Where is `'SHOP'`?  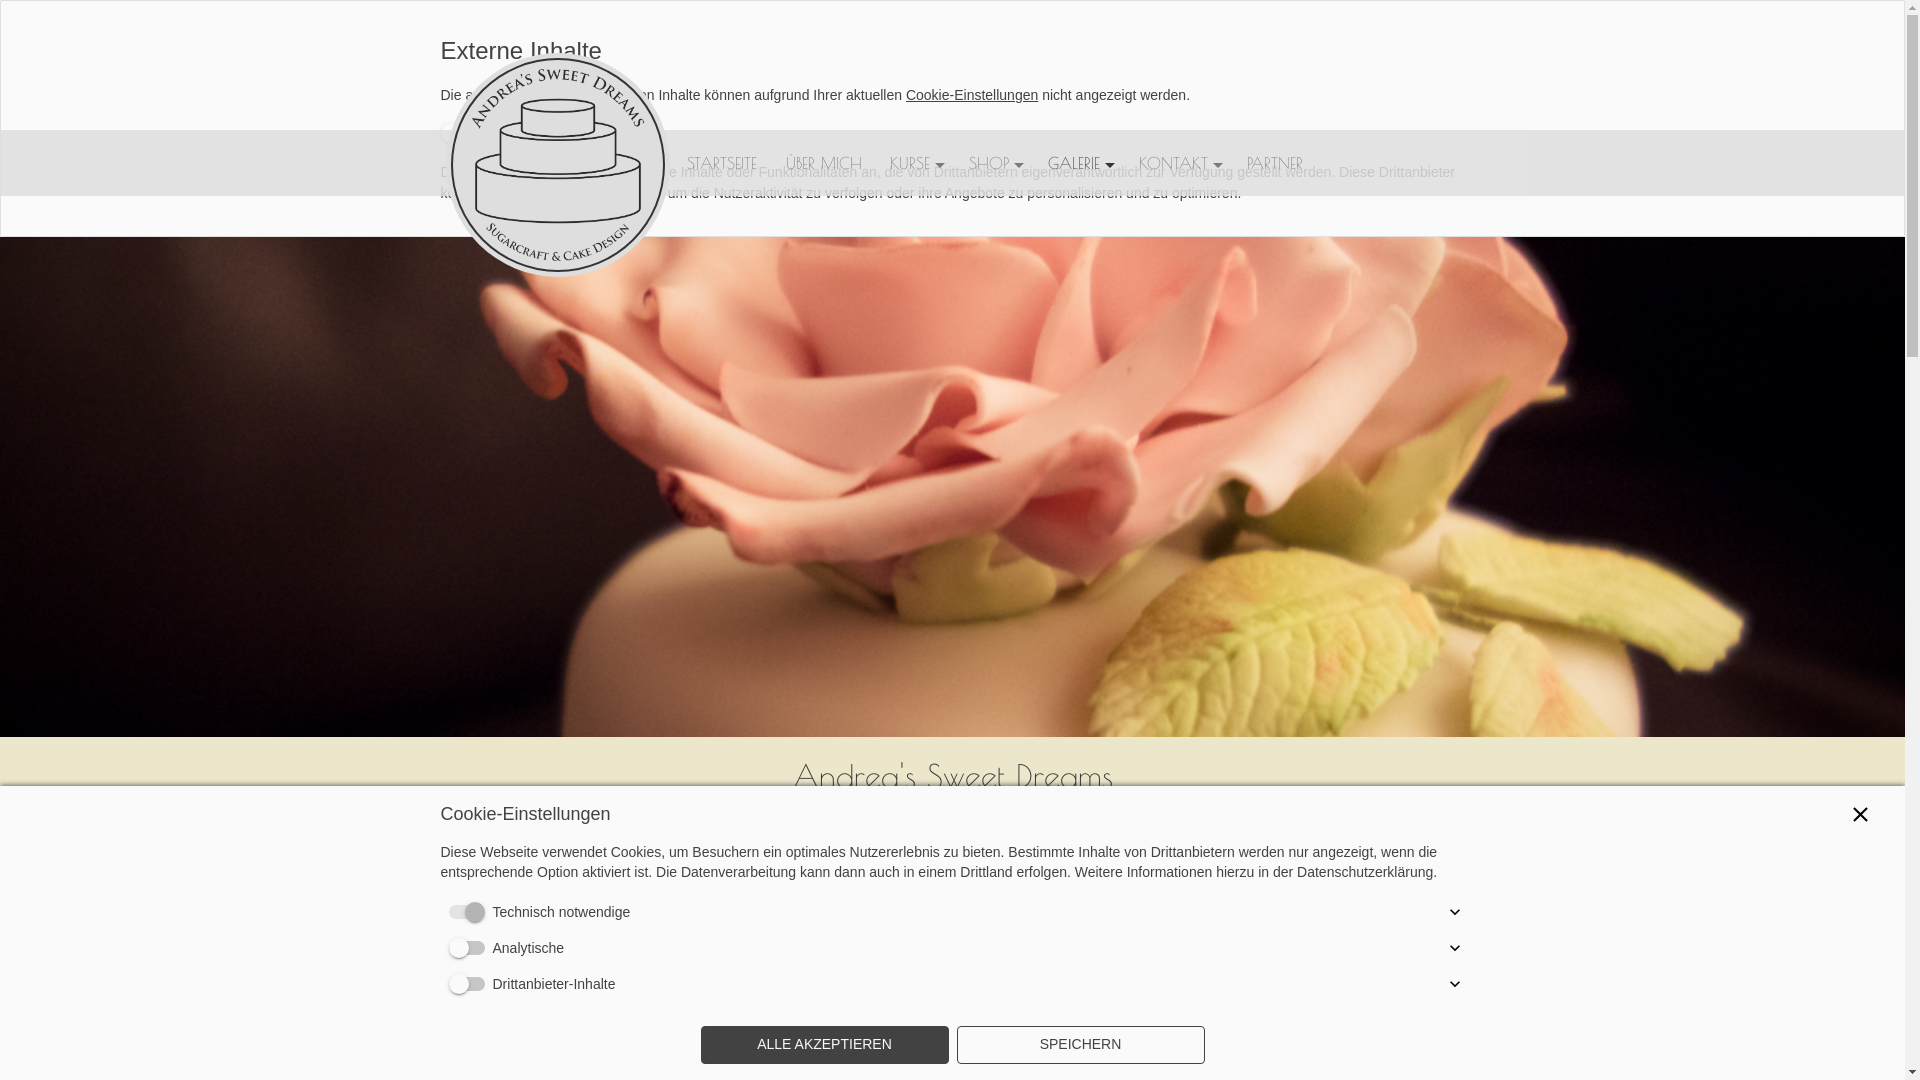 'SHOP' is located at coordinates (994, 161).